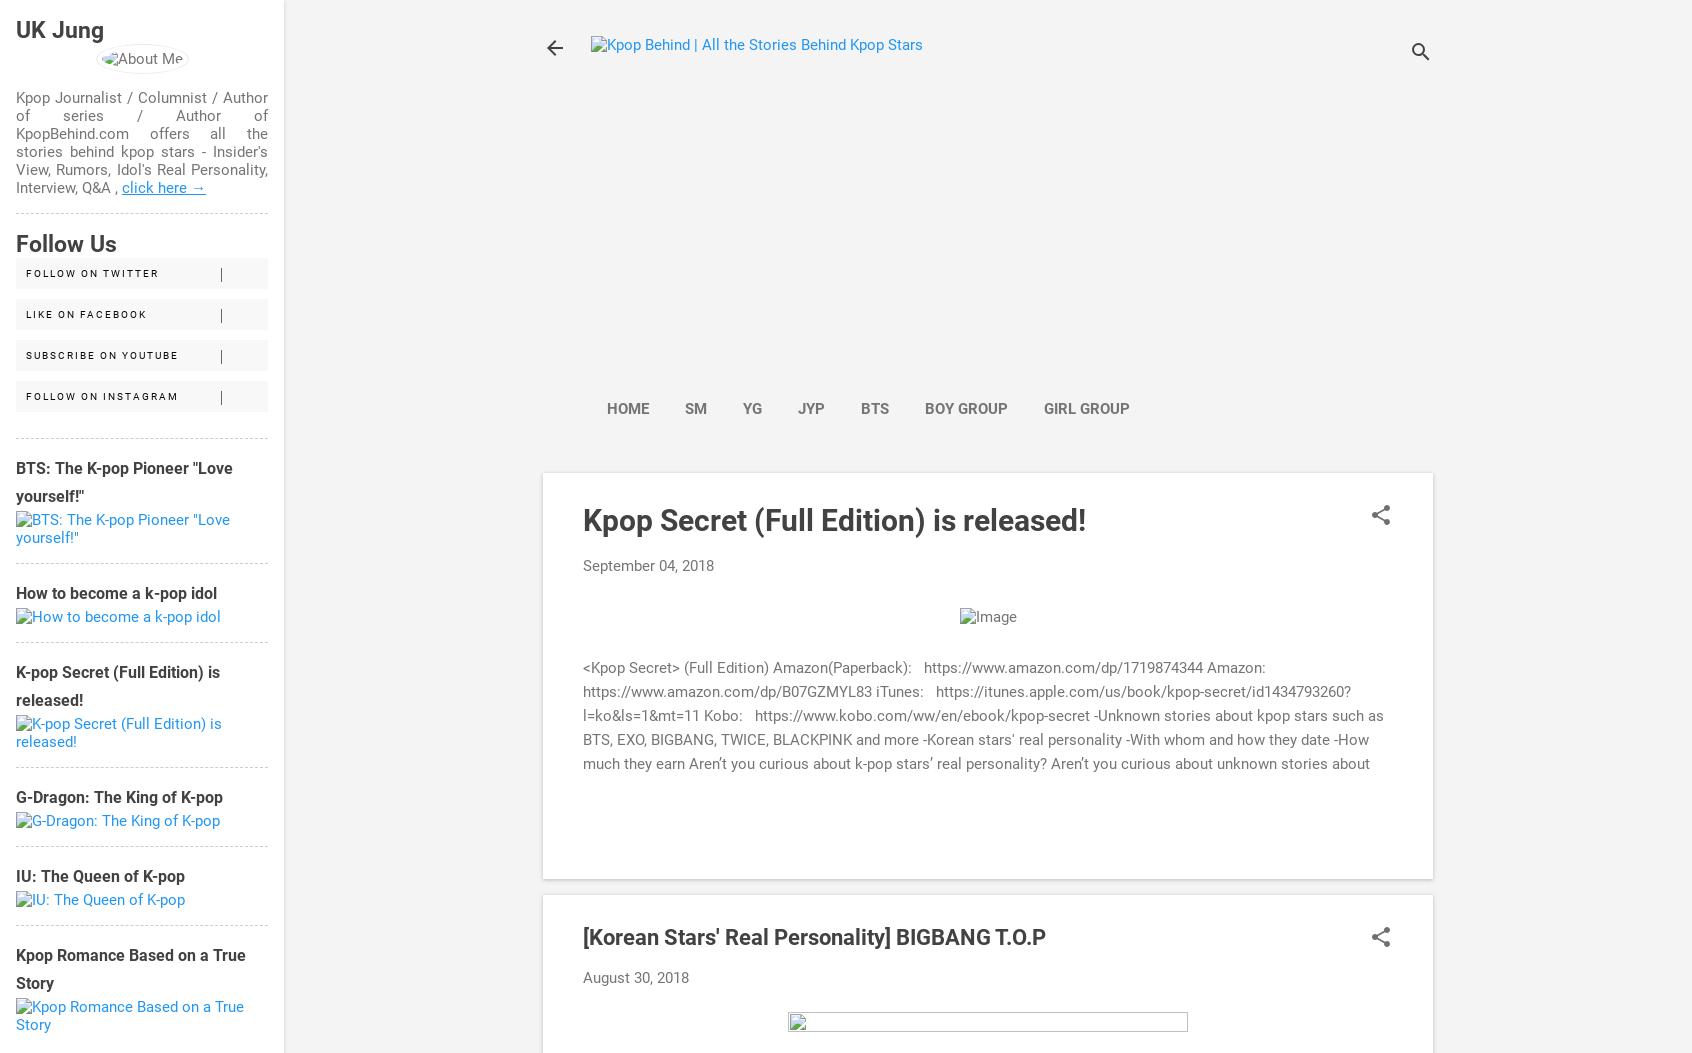  I want to click on 'SM', so click(695, 408).